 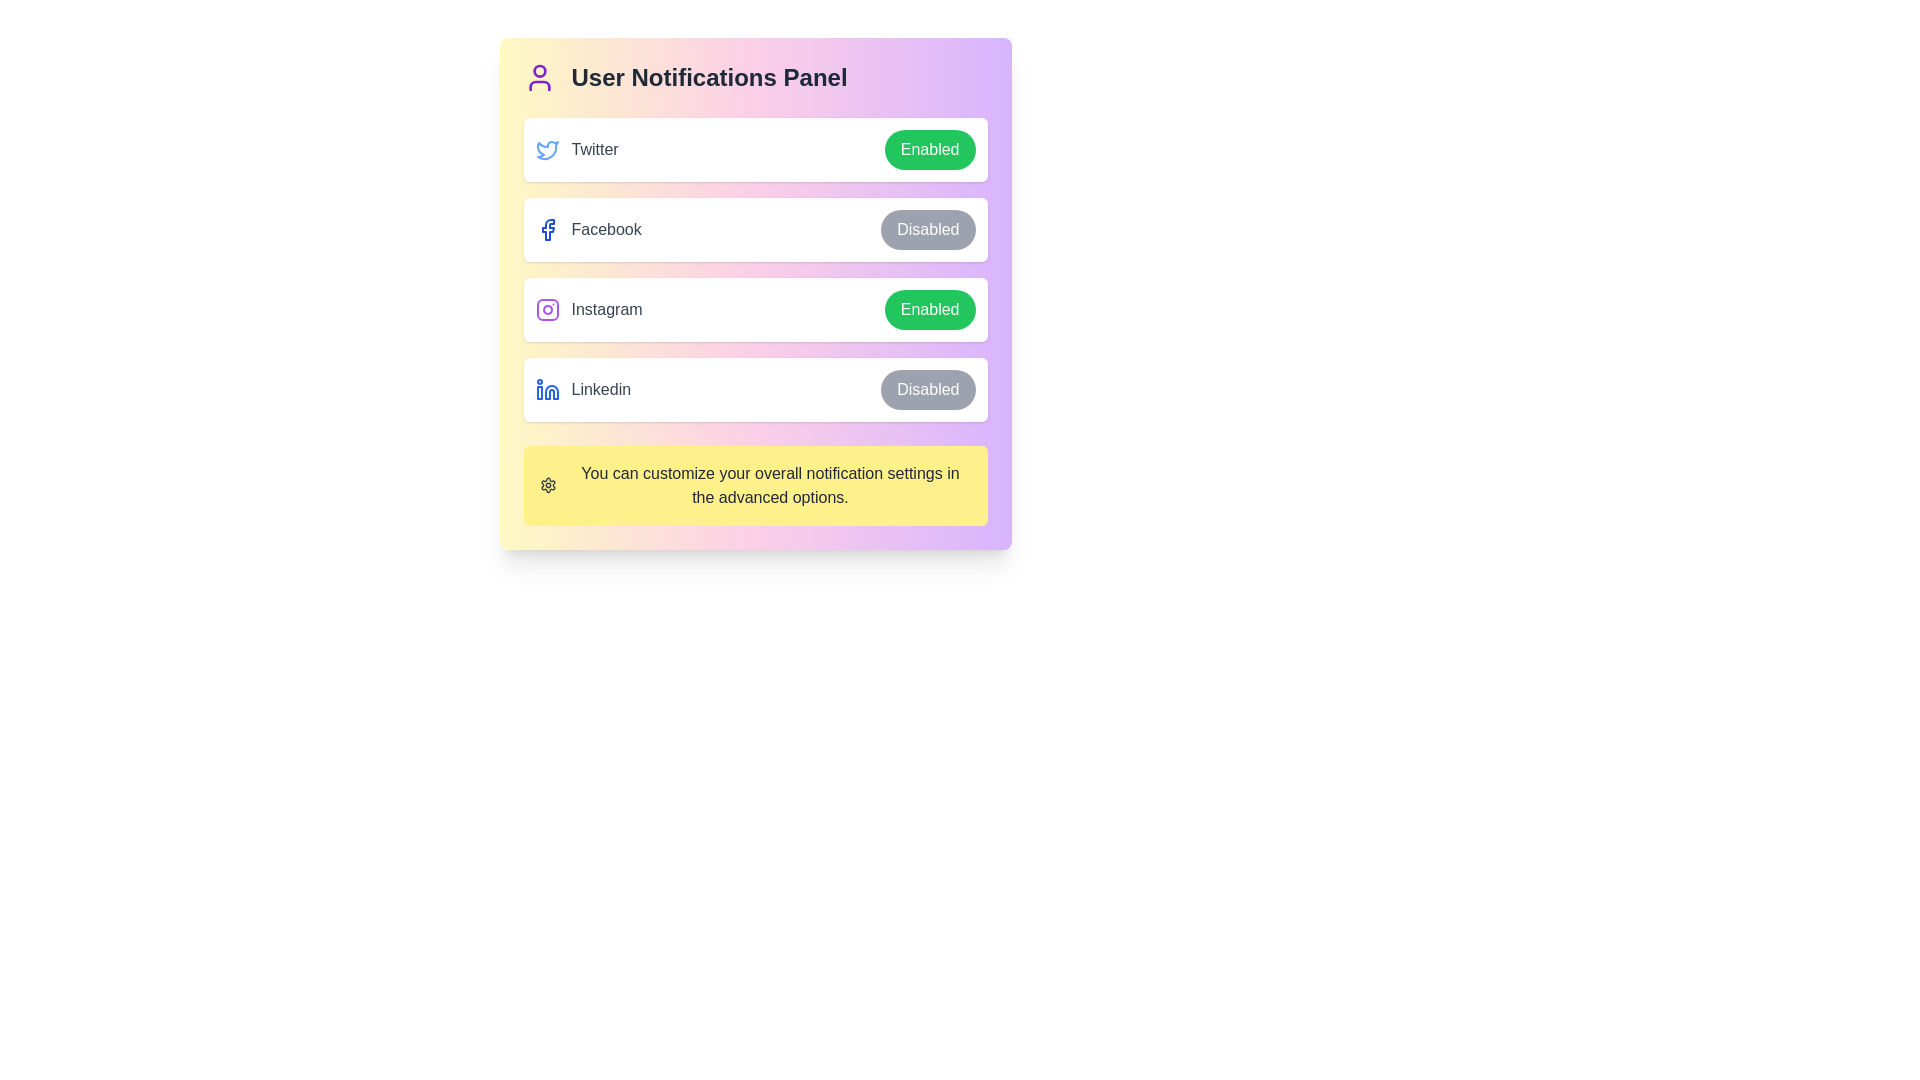 I want to click on status of the notifications for Instagram displayed in the third row of the User Notifications Panel, which is currently set to enabled, so click(x=754, y=309).